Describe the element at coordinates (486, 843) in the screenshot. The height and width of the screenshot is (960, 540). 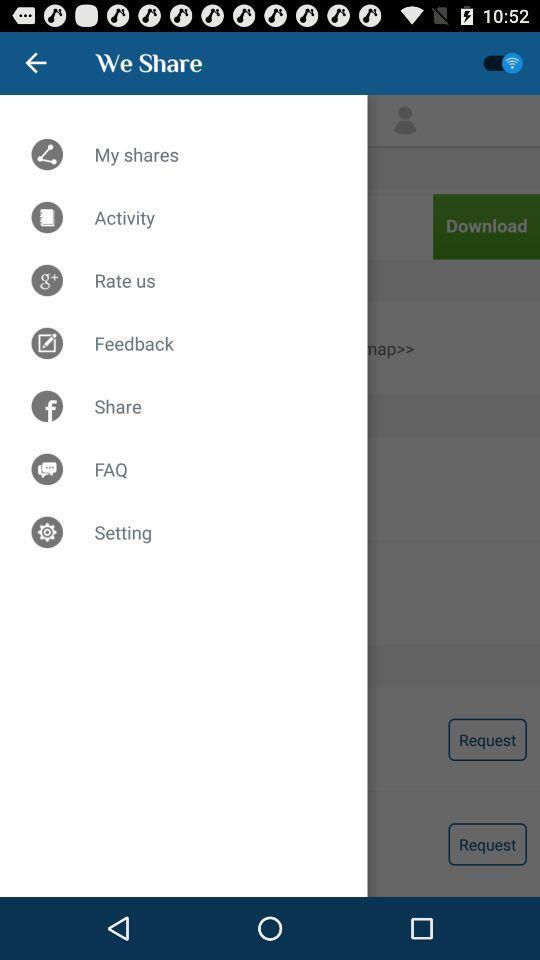
I see `the second request button` at that location.